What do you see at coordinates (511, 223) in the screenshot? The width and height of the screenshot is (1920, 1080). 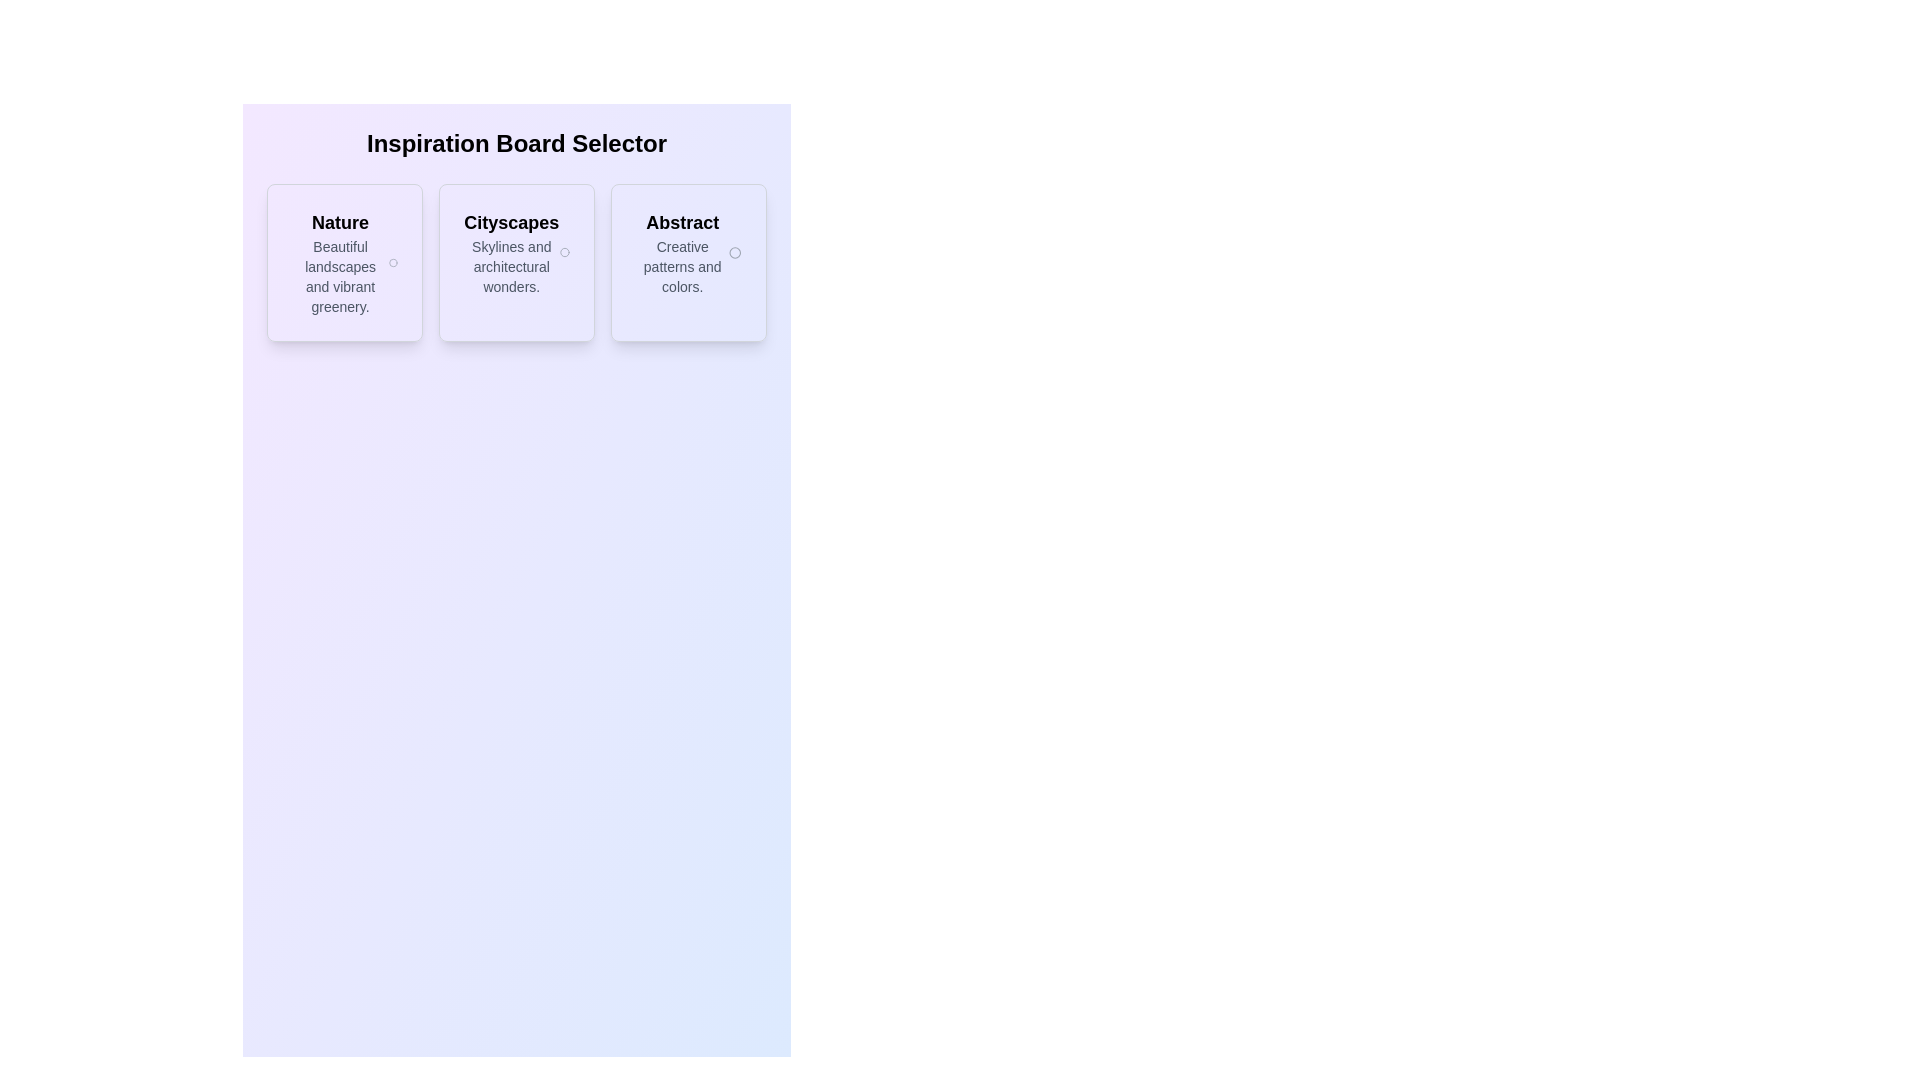 I see `the bold and prominent static text label labeled 'Cityscapes' in the middle card of a three-card layout, positioned above the subtitle 'Skylines and architectural wonders'` at bounding box center [511, 223].